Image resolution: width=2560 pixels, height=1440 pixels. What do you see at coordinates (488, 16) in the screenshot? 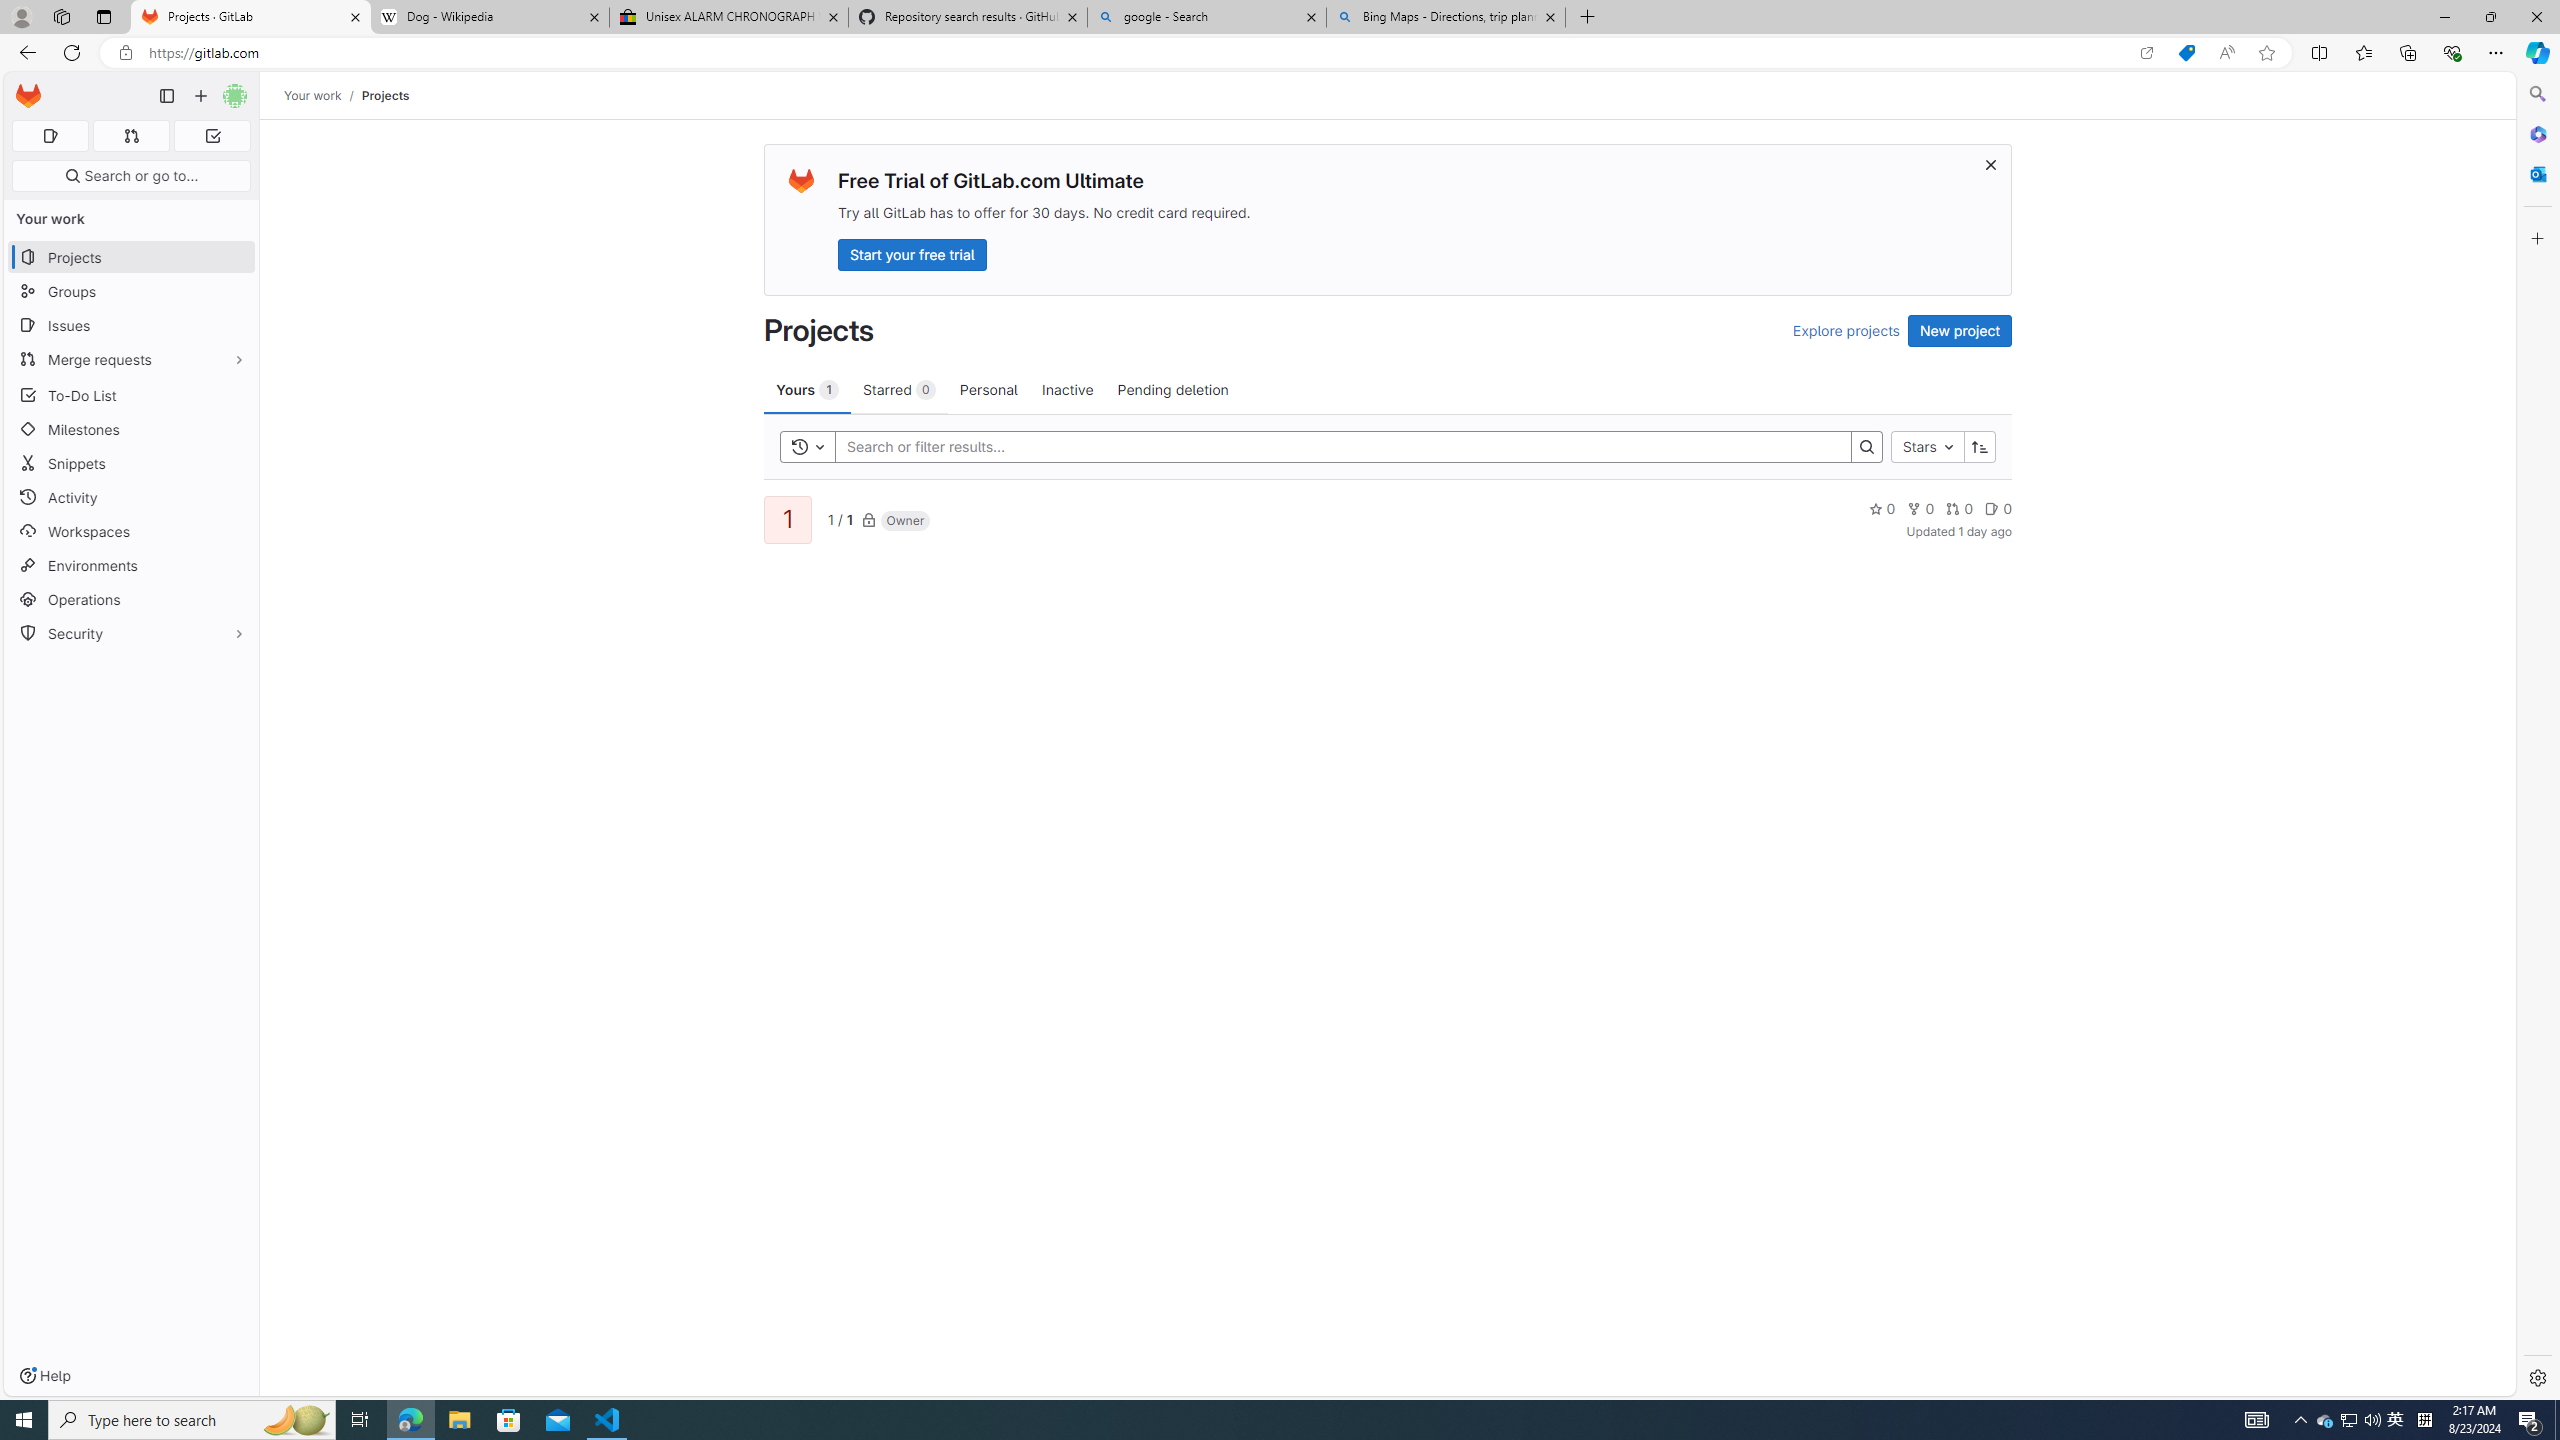
I see `'Dog - Wikipedia'` at bounding box center [488, 16].